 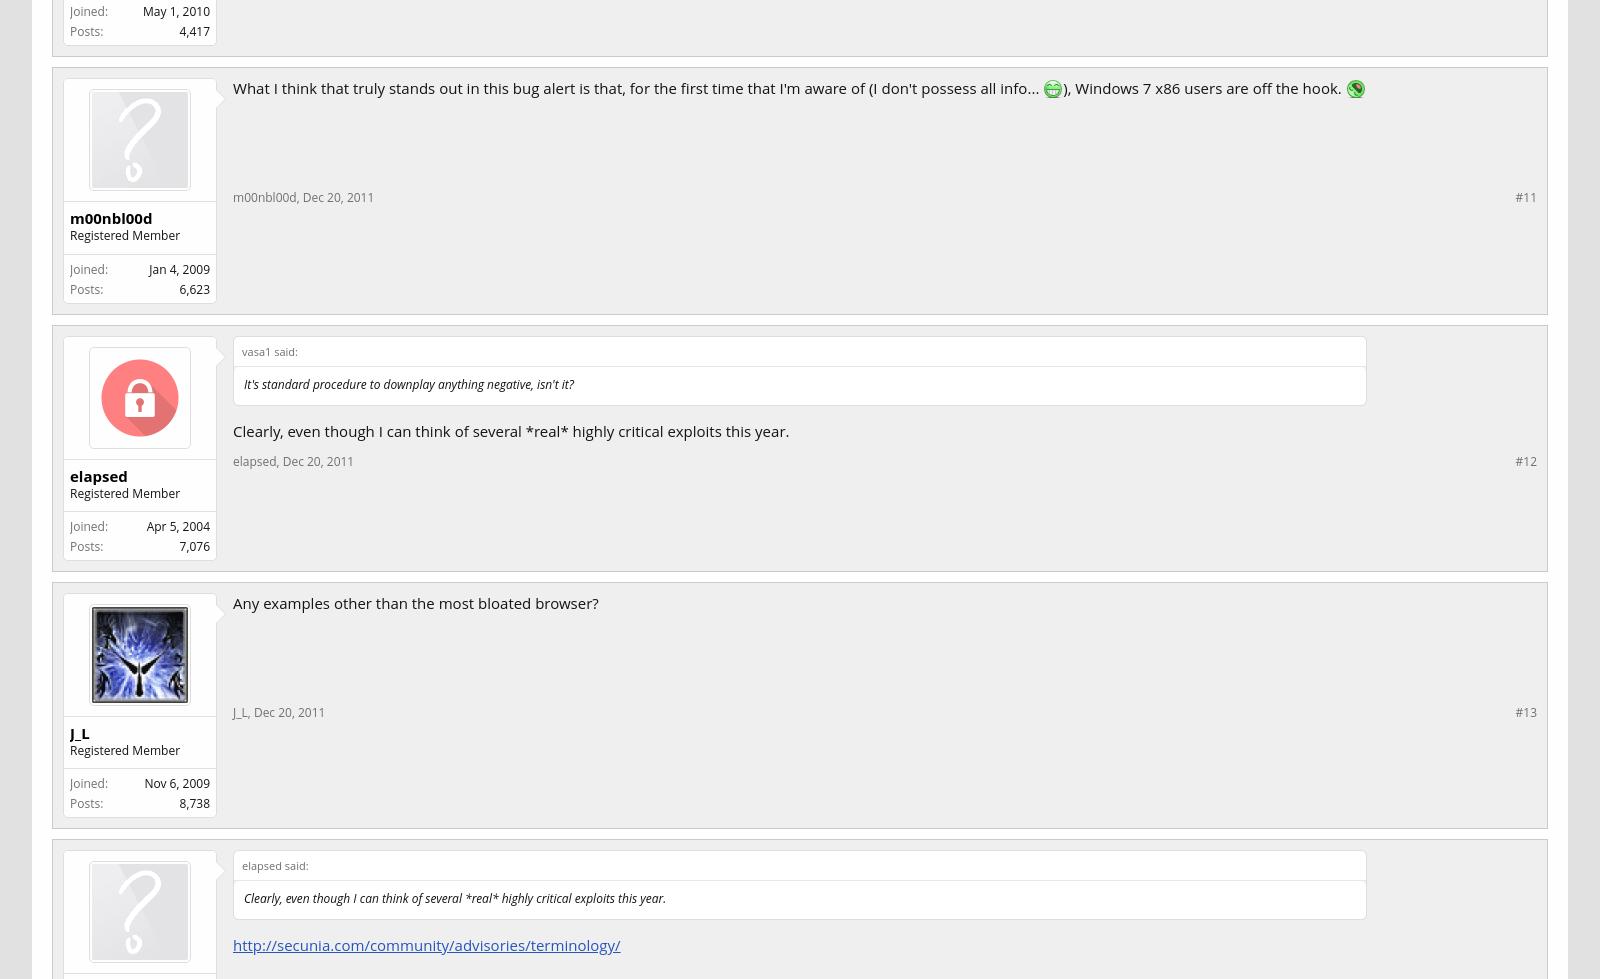 What do you see at coordinates (232, 600) in the screenshot?
I see `'Any examples other than the most bloated browser?'` at bounding box center [232, 600].